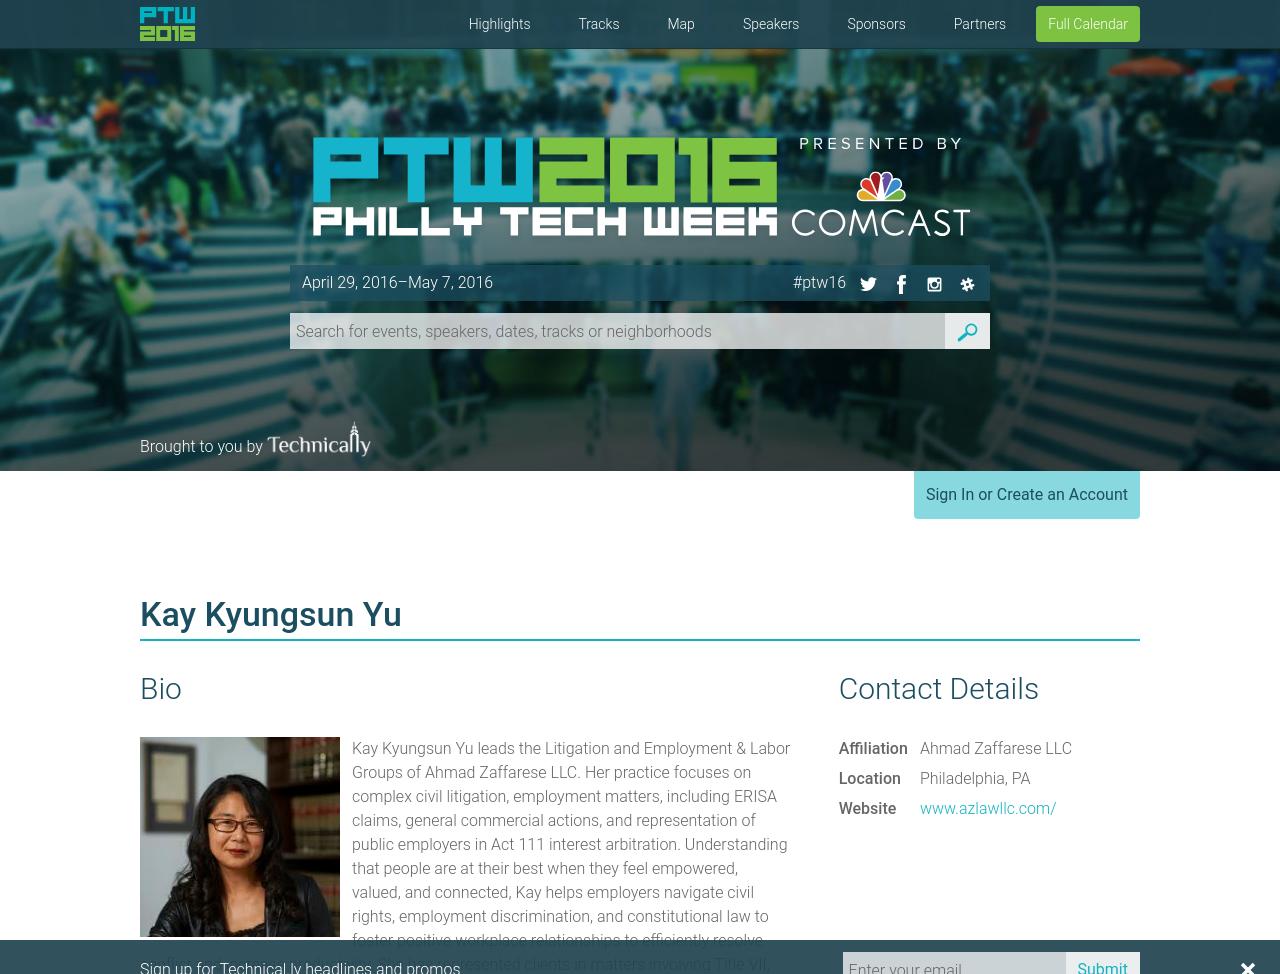 The width and height of the screenshot is (1280, 974). I want to click on 'Philadelphia, PA', so click(918, 777).